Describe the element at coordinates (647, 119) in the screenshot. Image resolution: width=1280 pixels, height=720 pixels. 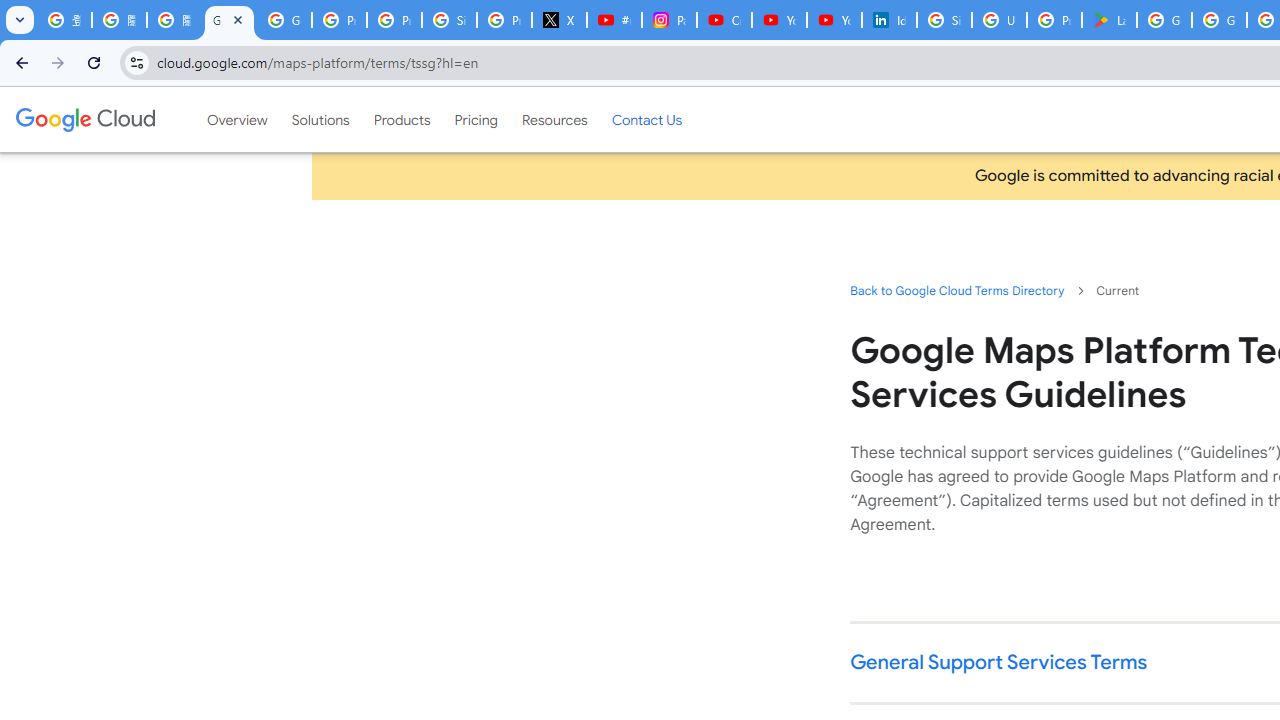
I see `'Contact Us'` at that location.